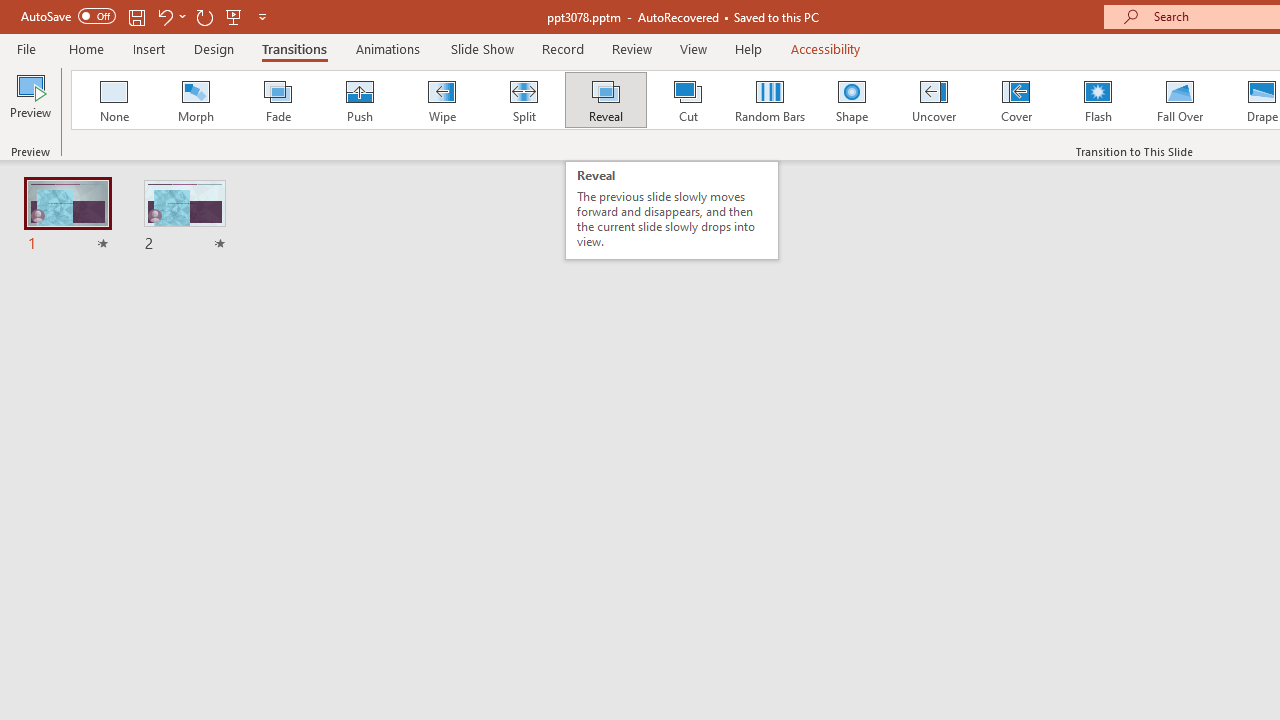 The height and width of the screenshot is (720, 1280). What do you see at coordinates (276, 100) in the screenshot?
I see `'Fade'` at bounding box center [276, 100].